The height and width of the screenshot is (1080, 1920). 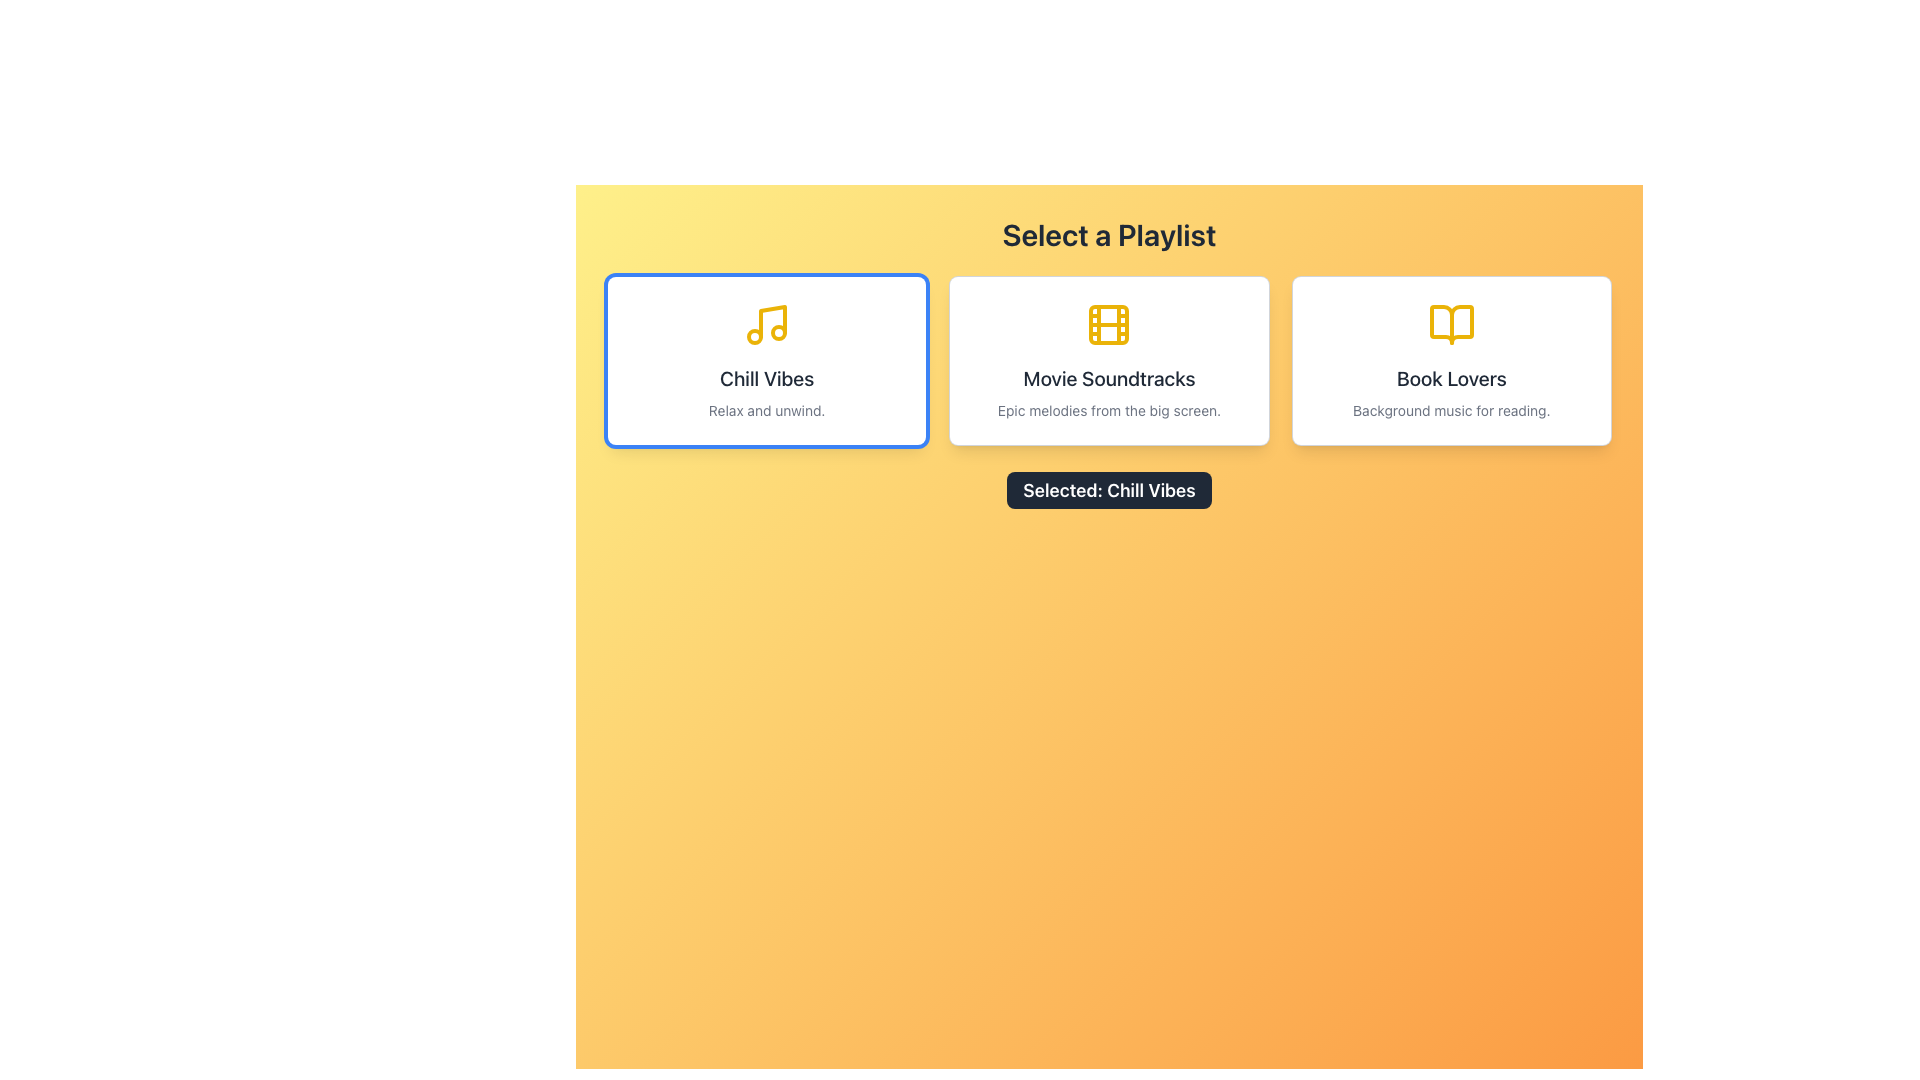 I want to click on the SVG Circle that is a decorative component of the musical note icon, positioned towards the bottom-left corner below the vertical note stem, so click(x=754, y=335).